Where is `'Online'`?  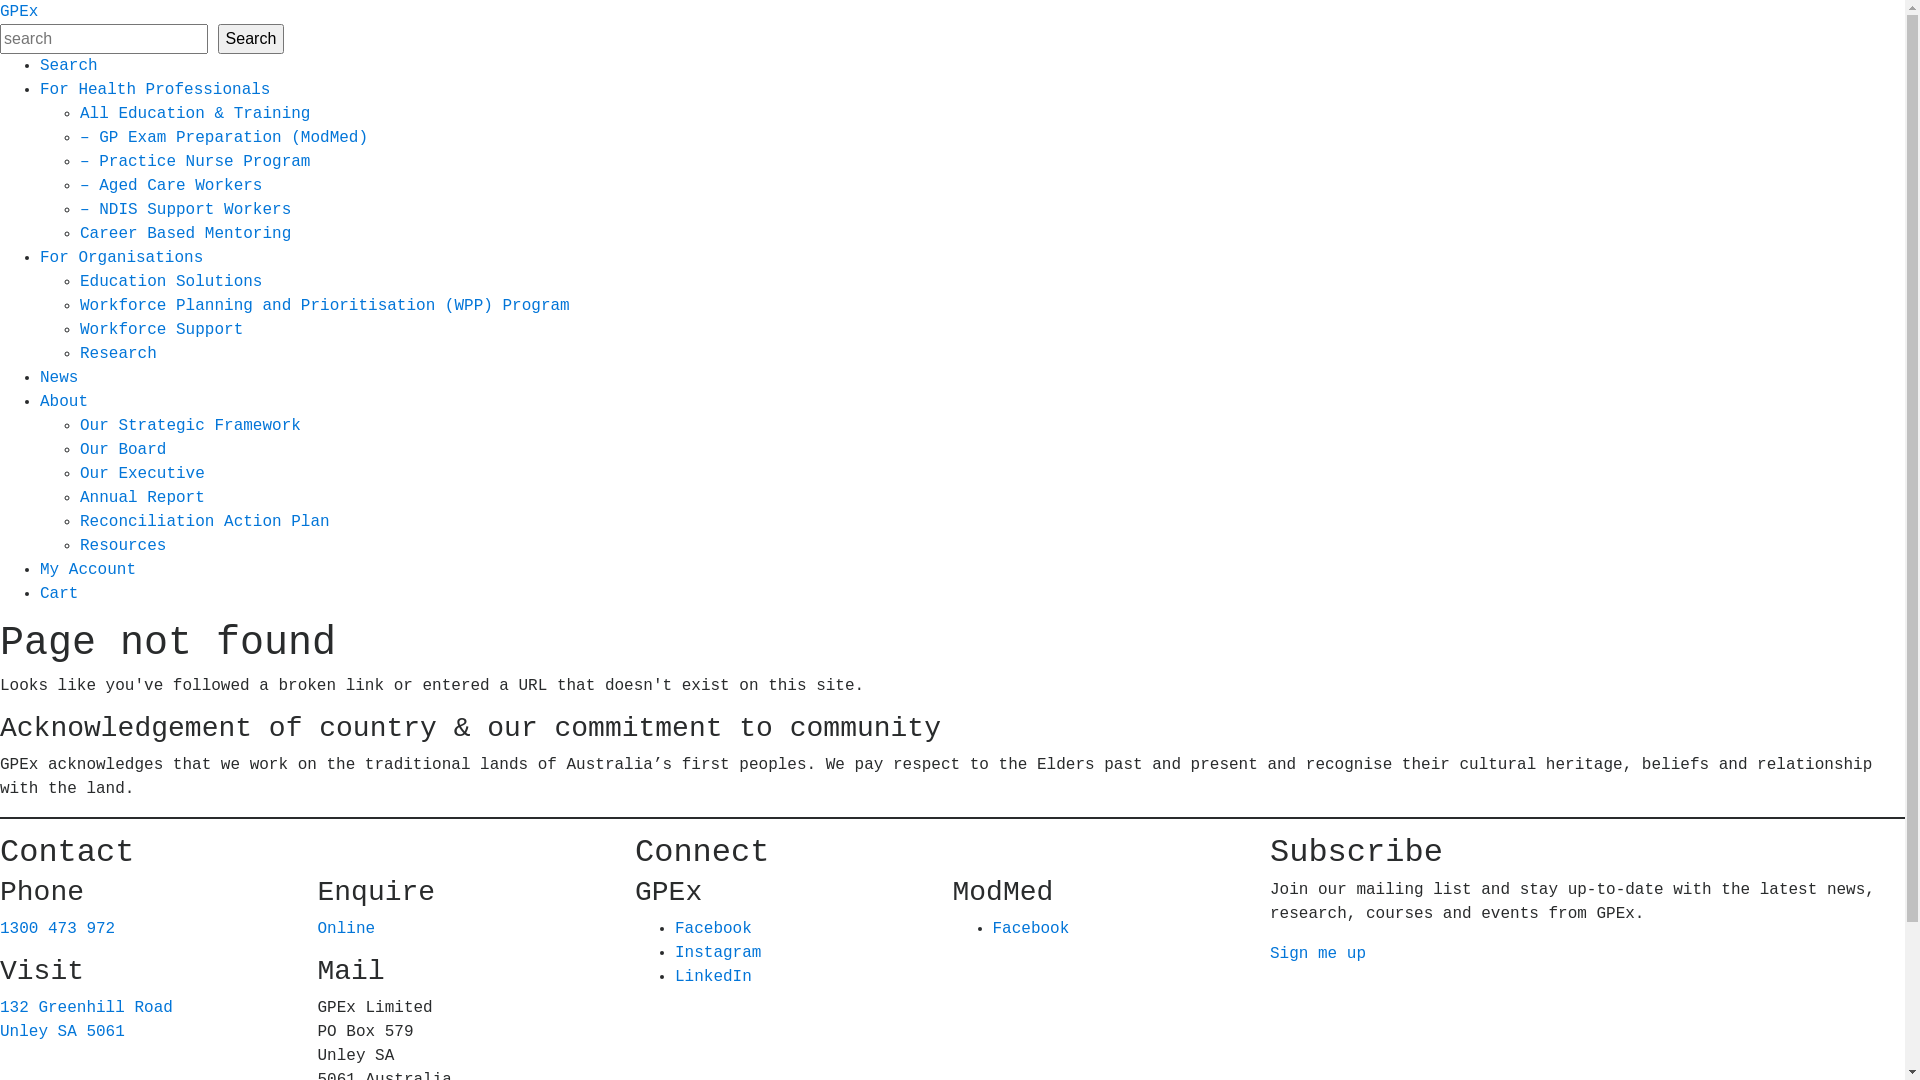 'Online' is located at coordinates (316, 929).